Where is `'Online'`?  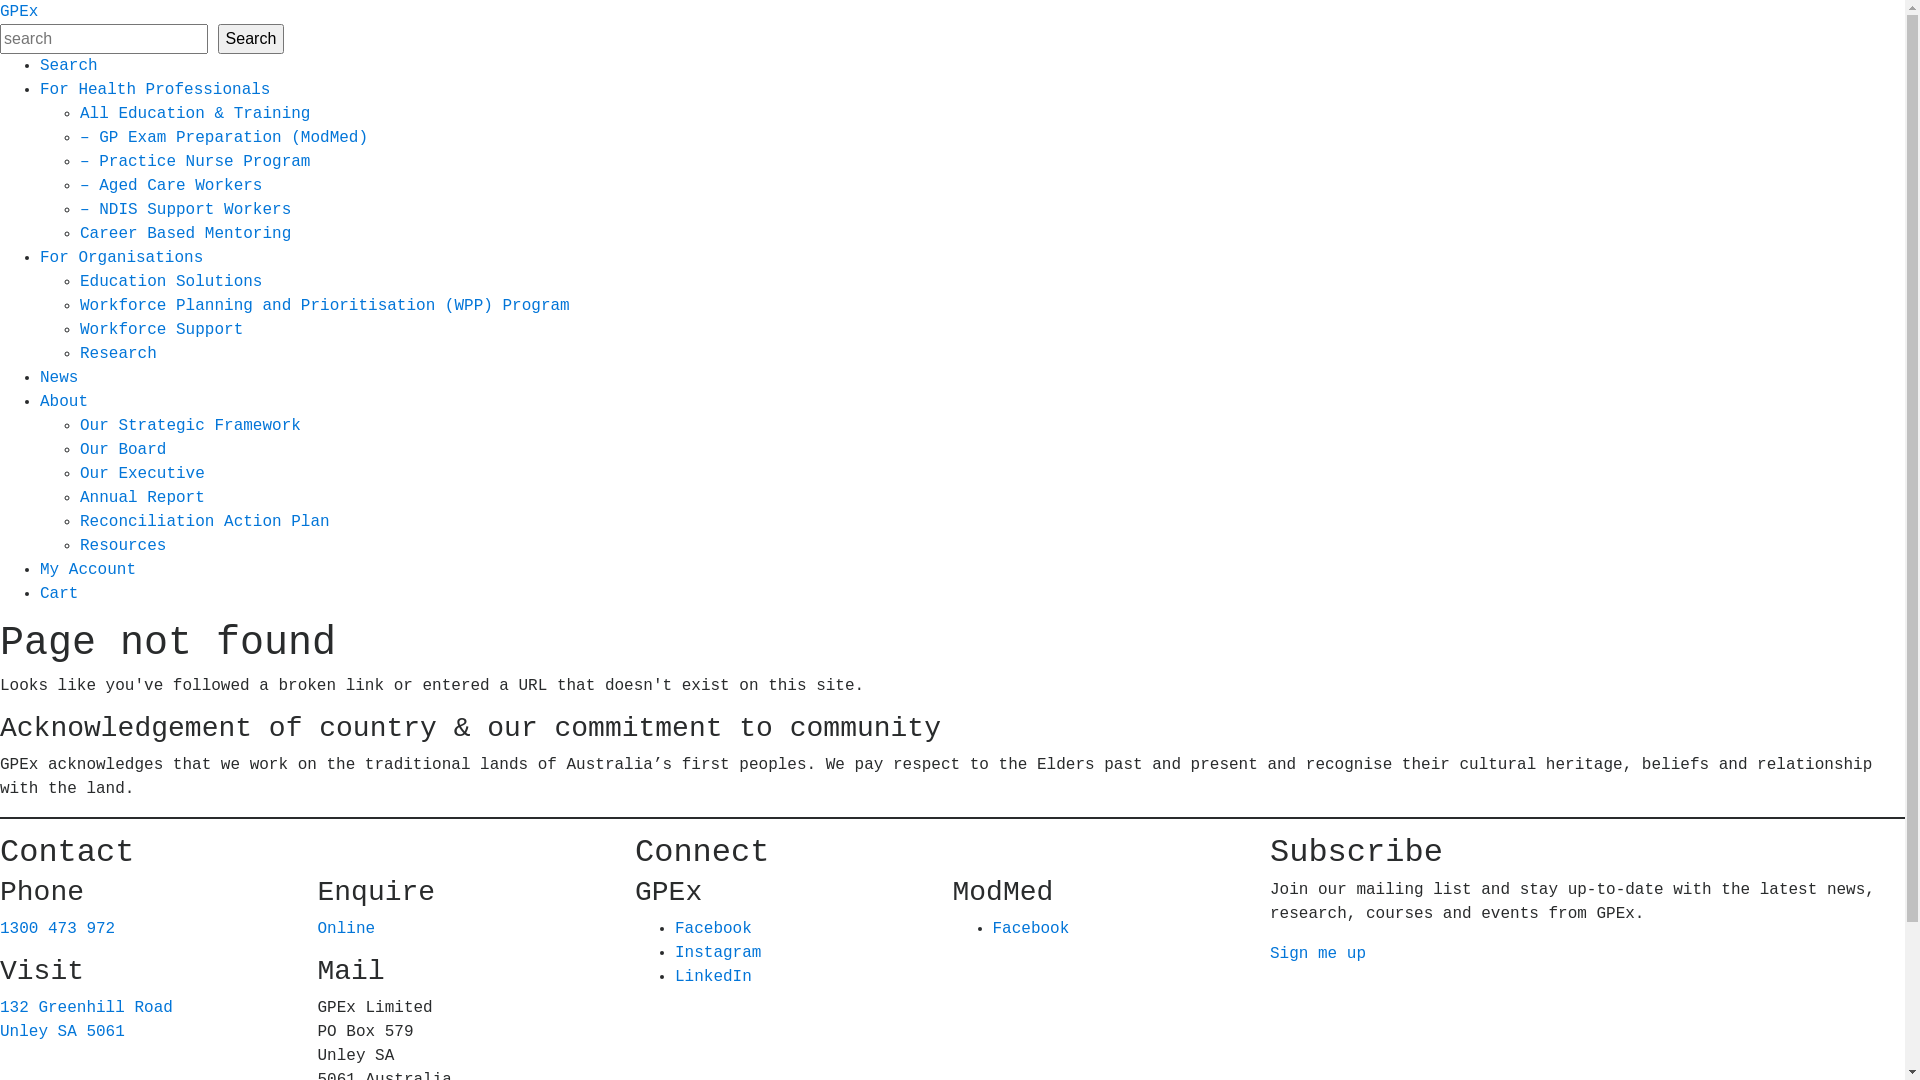 'Online' is located at coordinates (316, 929).